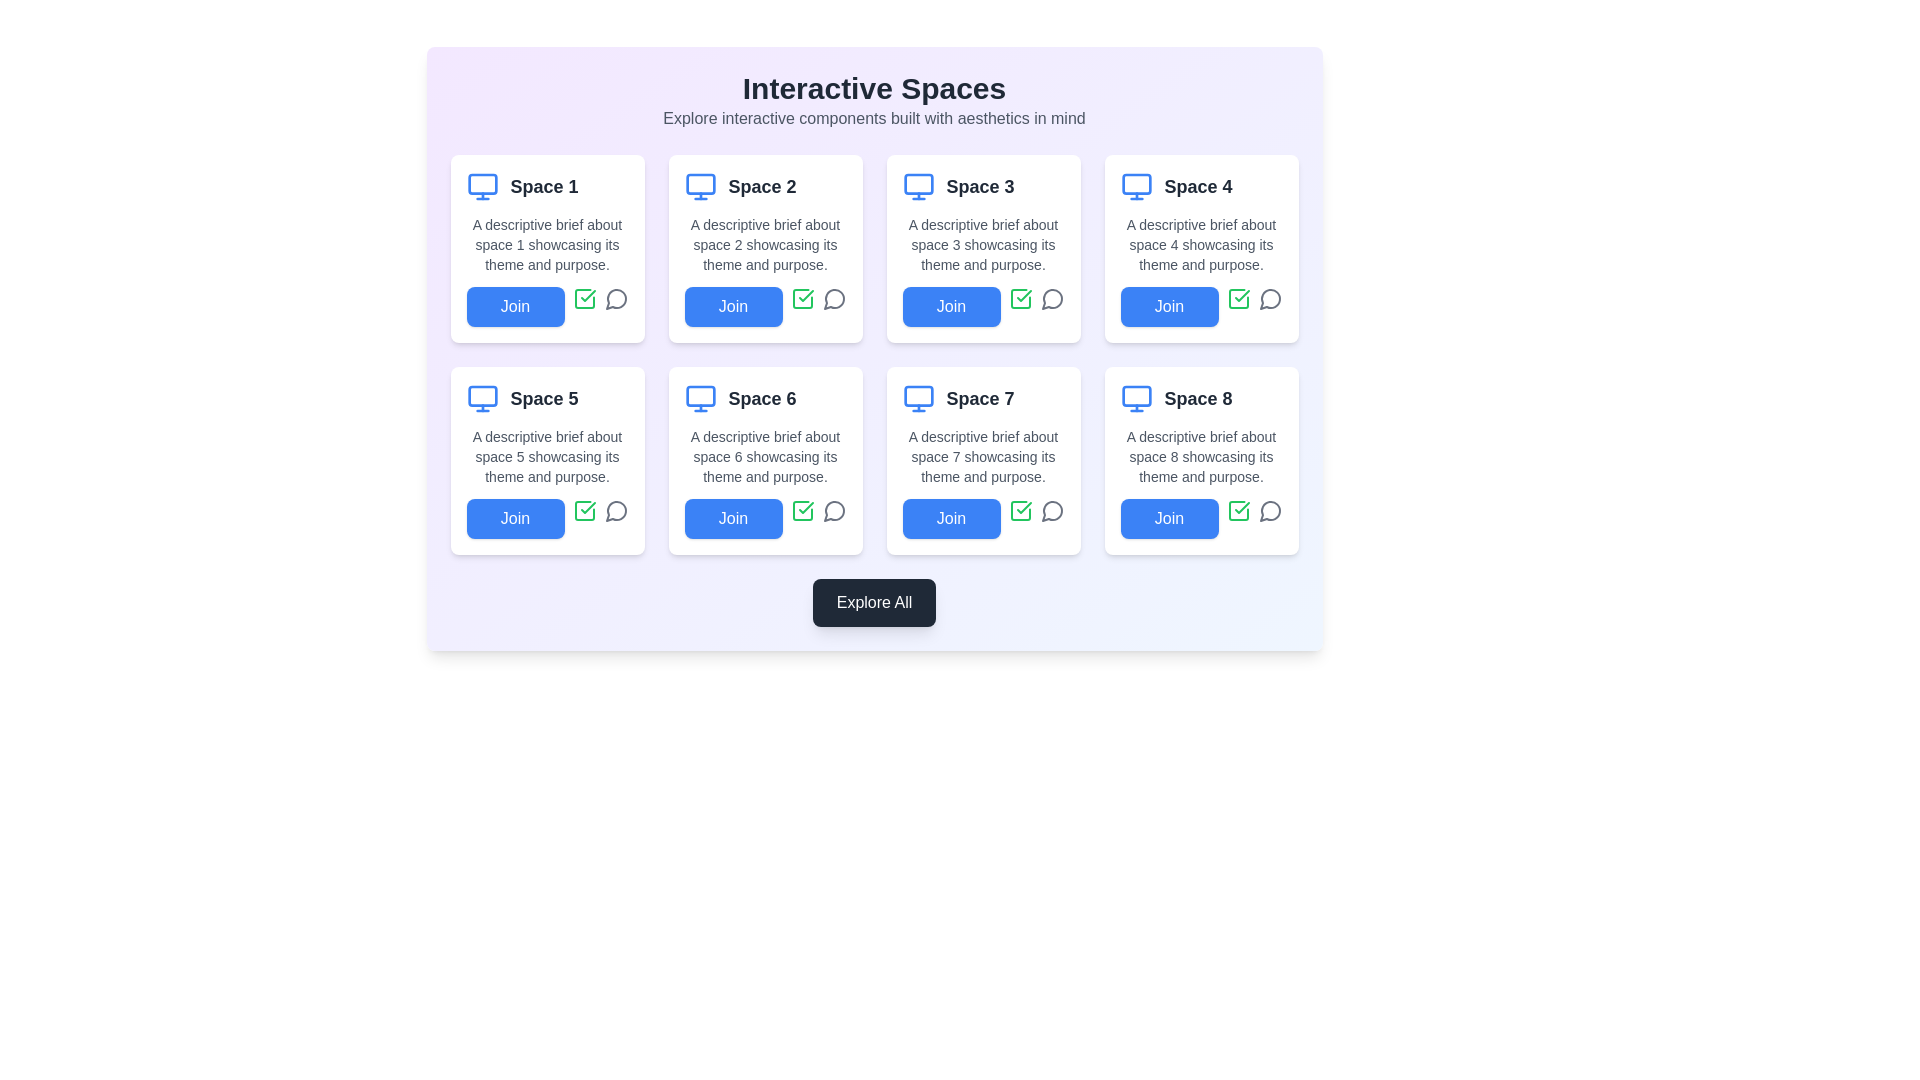 This screenshot has width=1920, height=1080. What do you see at coordinates (834, 510) in the screenshot?
I see `the comments icon located at the bottom-right corner of the card labeled 'Space 6' to potentially open a dialog or view comments` at bounding box center [834, 510].